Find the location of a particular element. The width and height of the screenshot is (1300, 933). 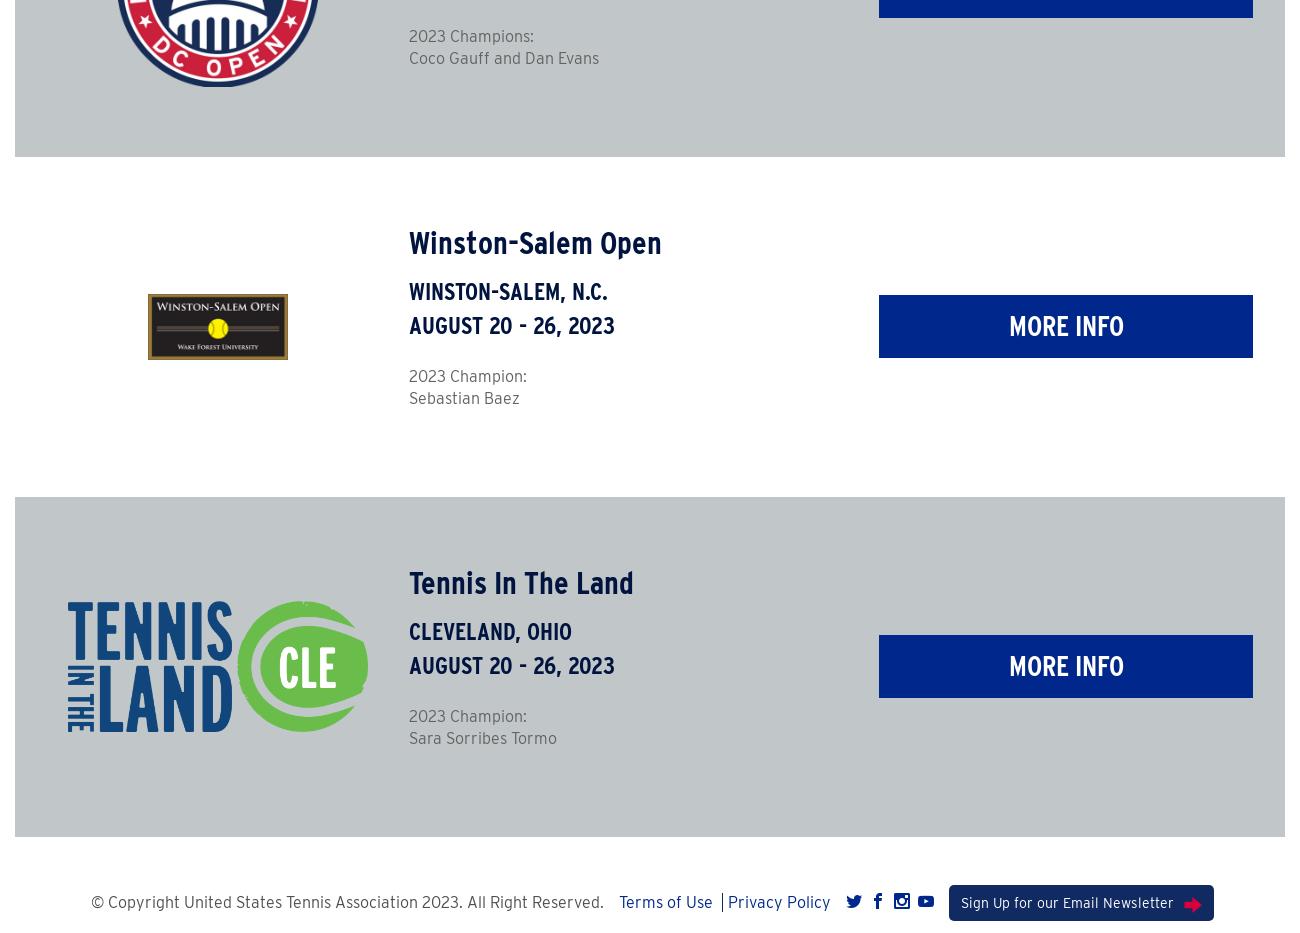

'Sara Sorribes Tormo' is located at coordinates (481, 737).